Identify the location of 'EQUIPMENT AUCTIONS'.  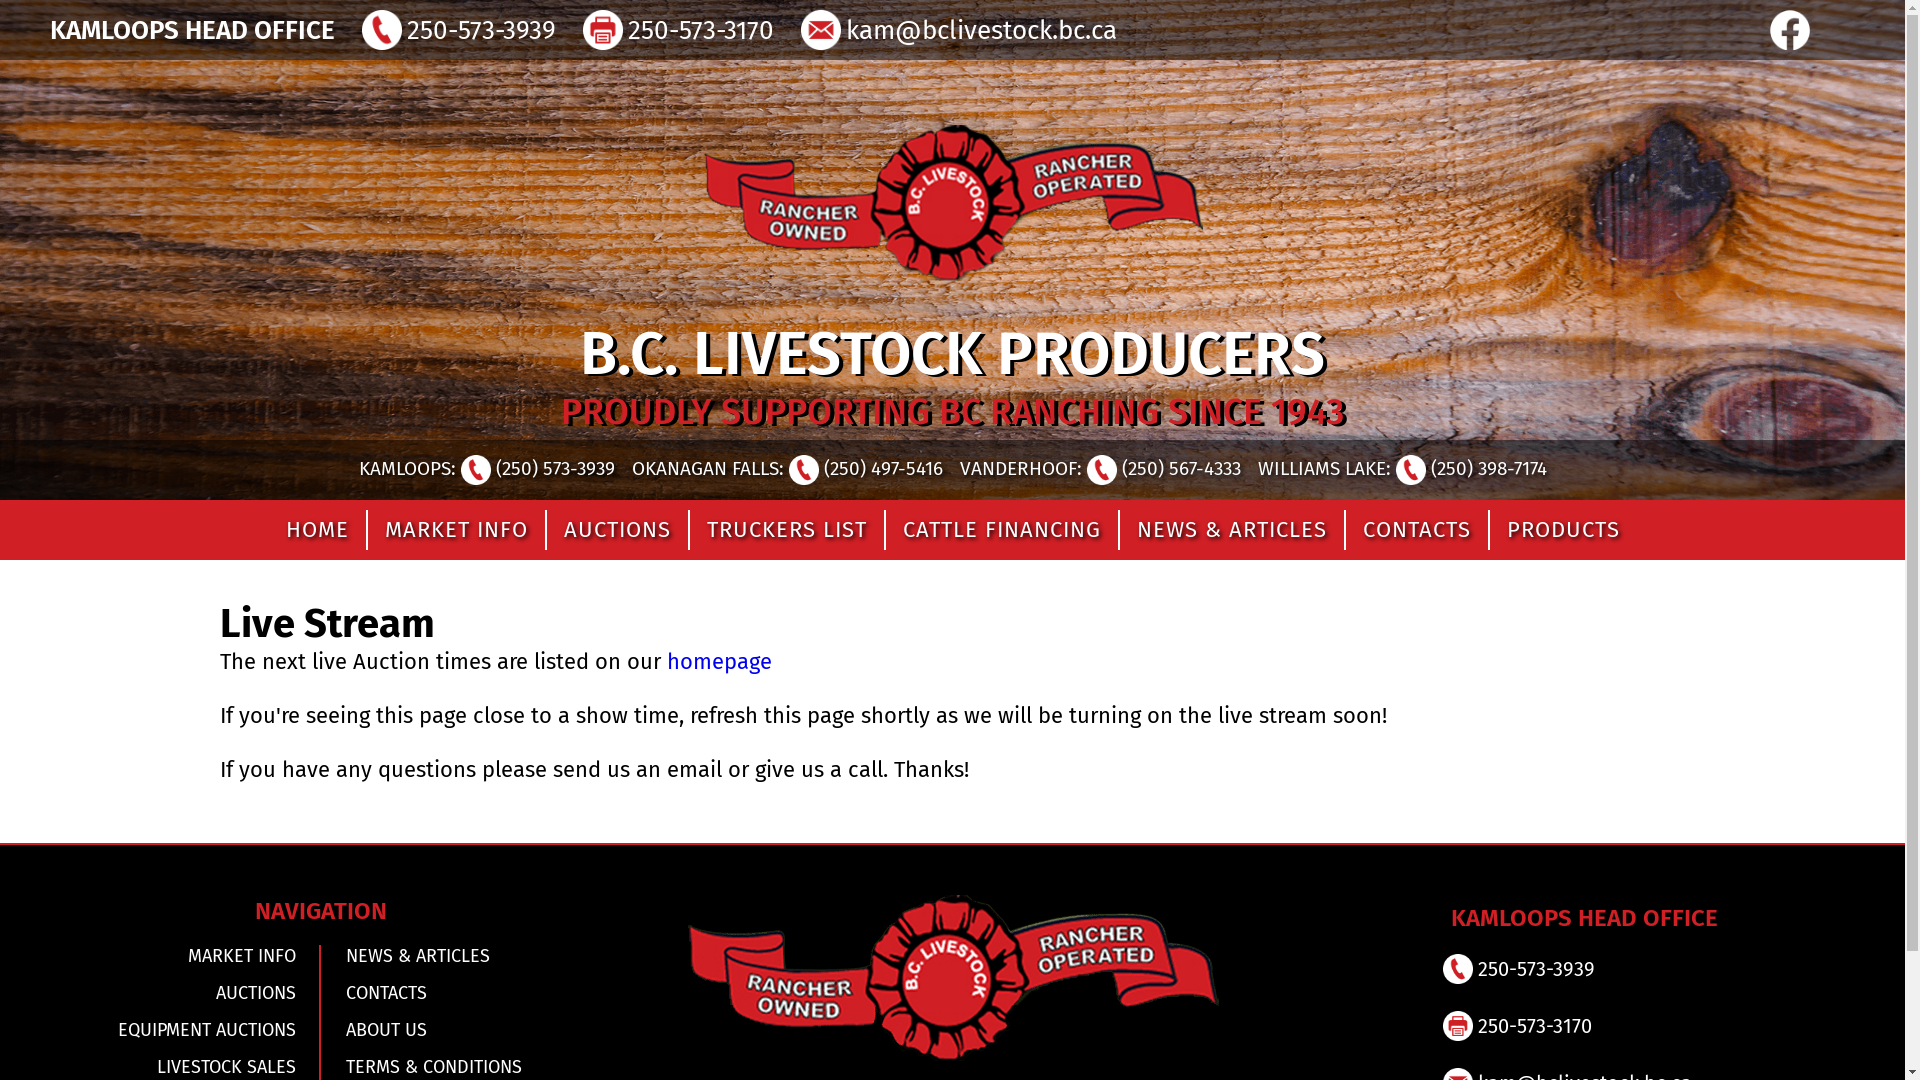
(172, 1029).